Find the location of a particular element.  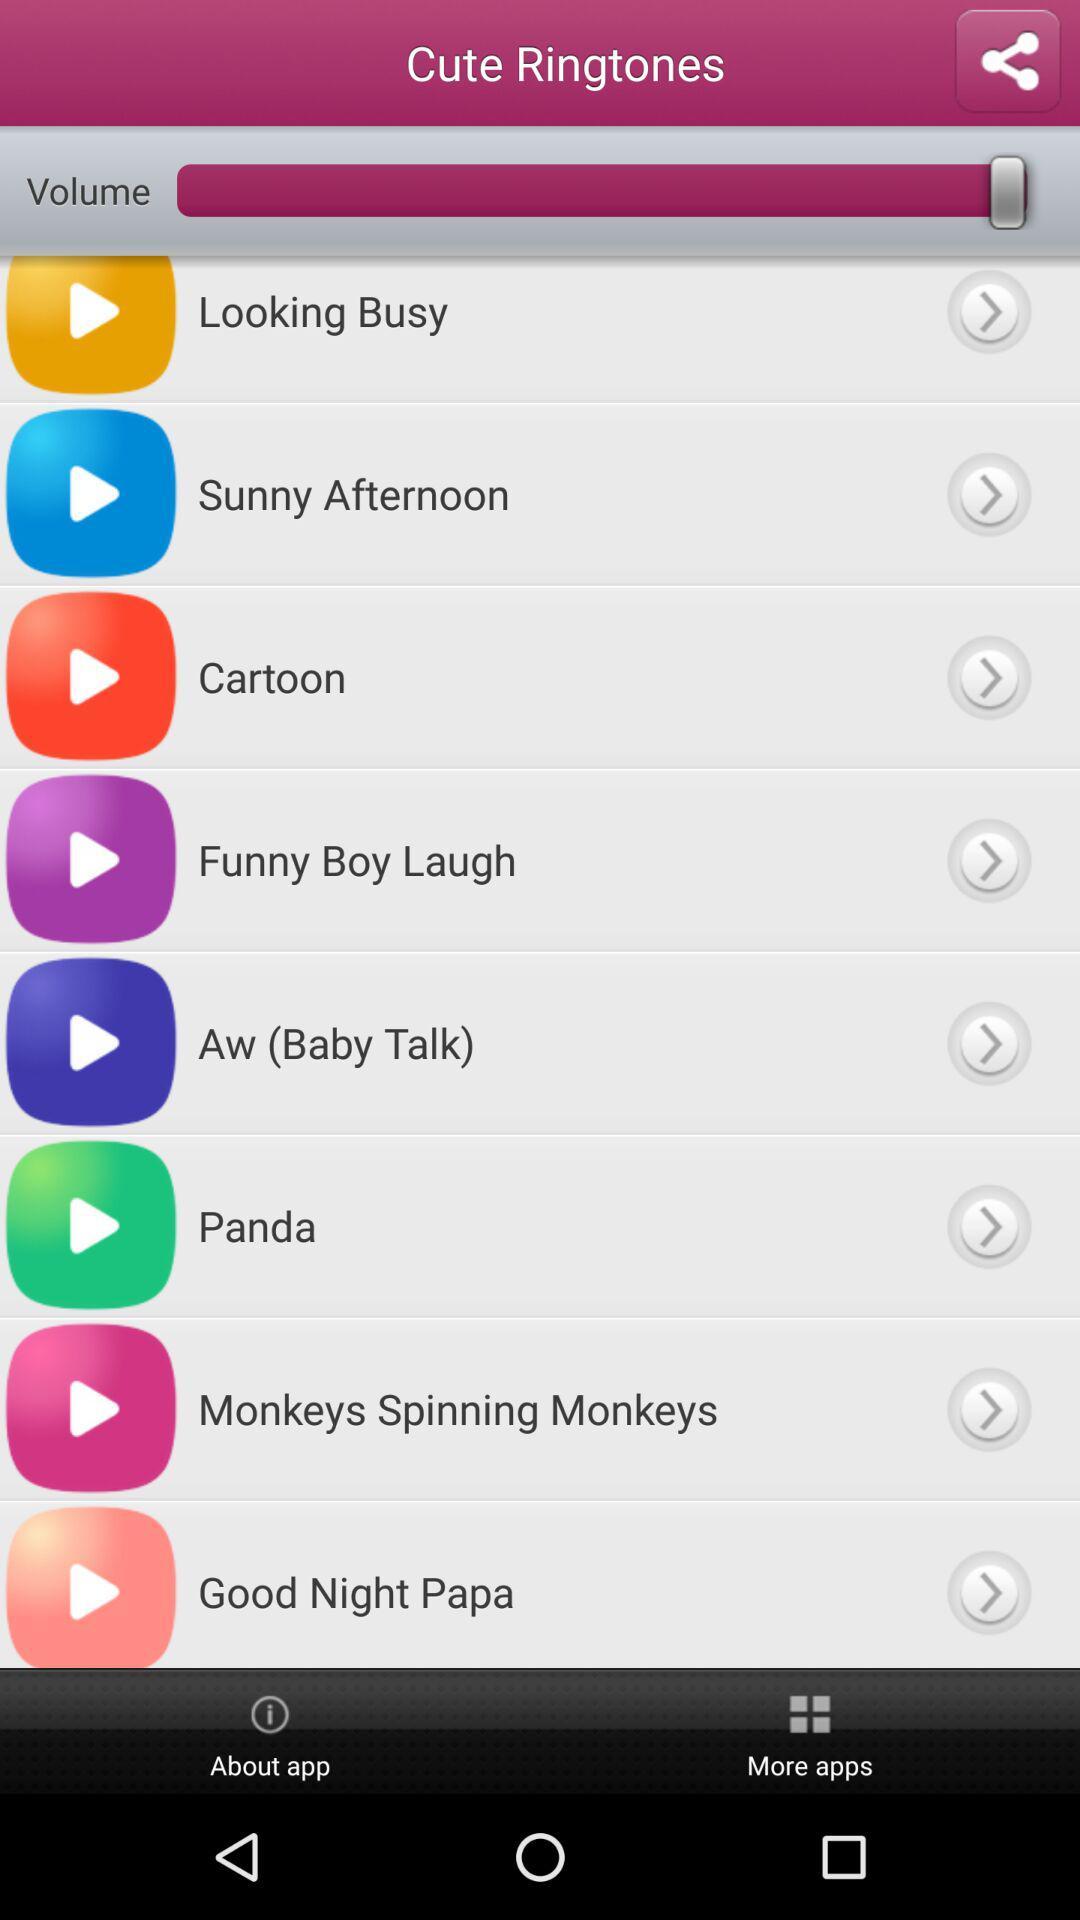

ringtone is located at coordinates (987, 1583).